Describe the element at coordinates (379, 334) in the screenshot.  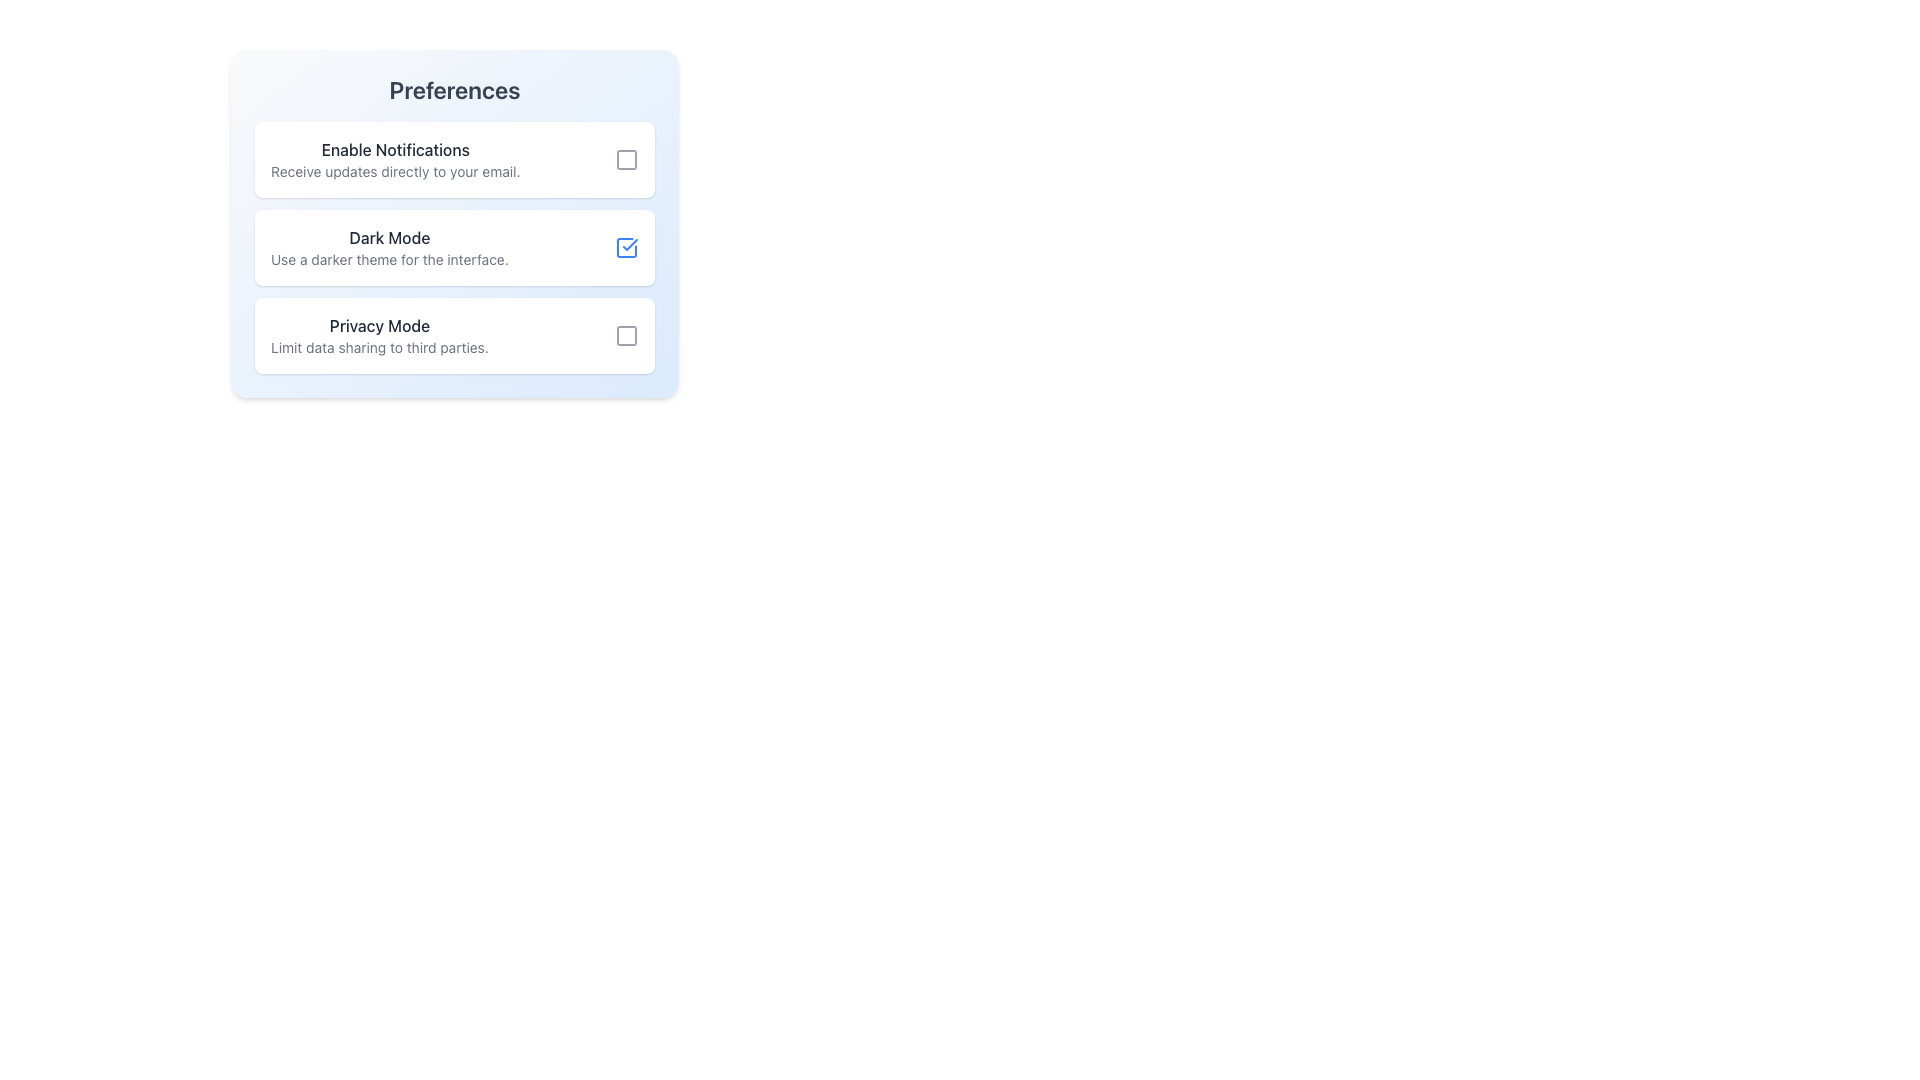
I see `the Text Block (Label) that describes the 'Privacy Mode' setting, which is the third option in the settings list` at that location.